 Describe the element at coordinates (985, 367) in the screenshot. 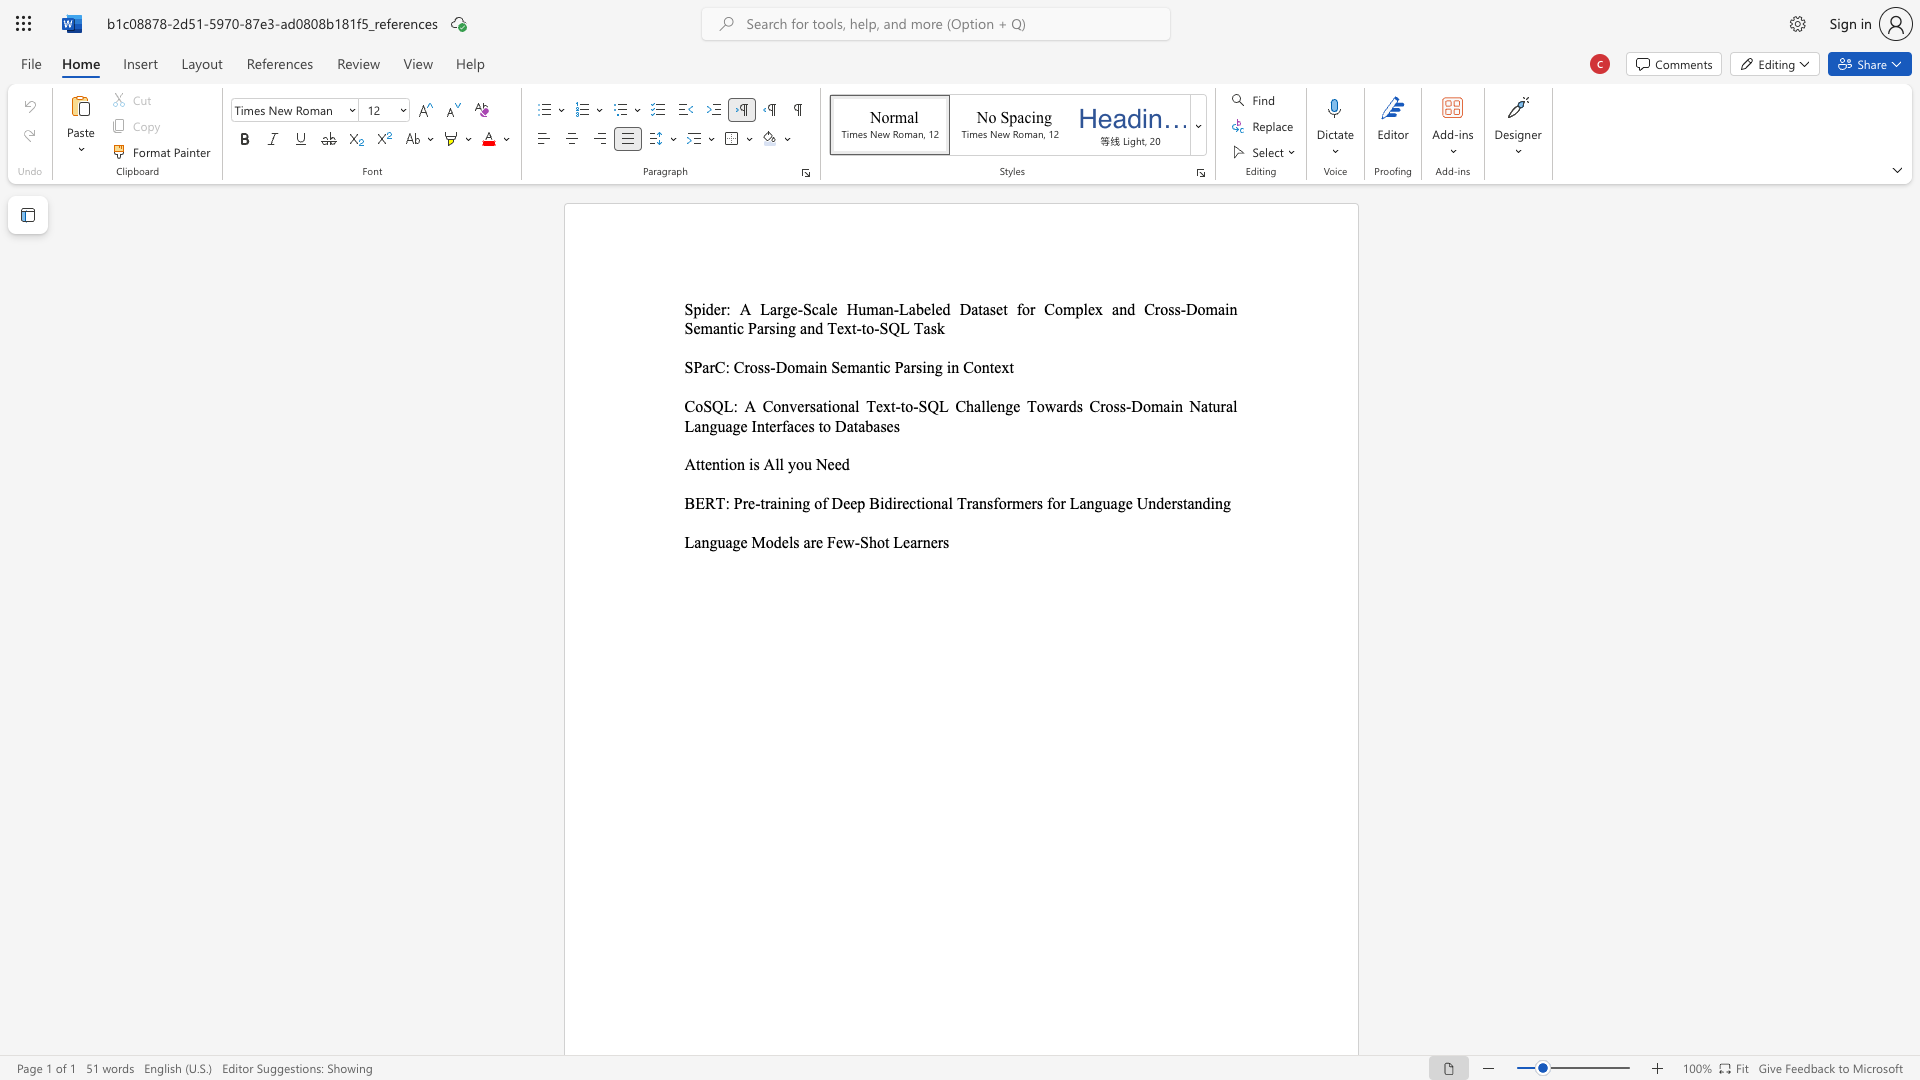

I see `the 5th character "n" in the text` at that location.